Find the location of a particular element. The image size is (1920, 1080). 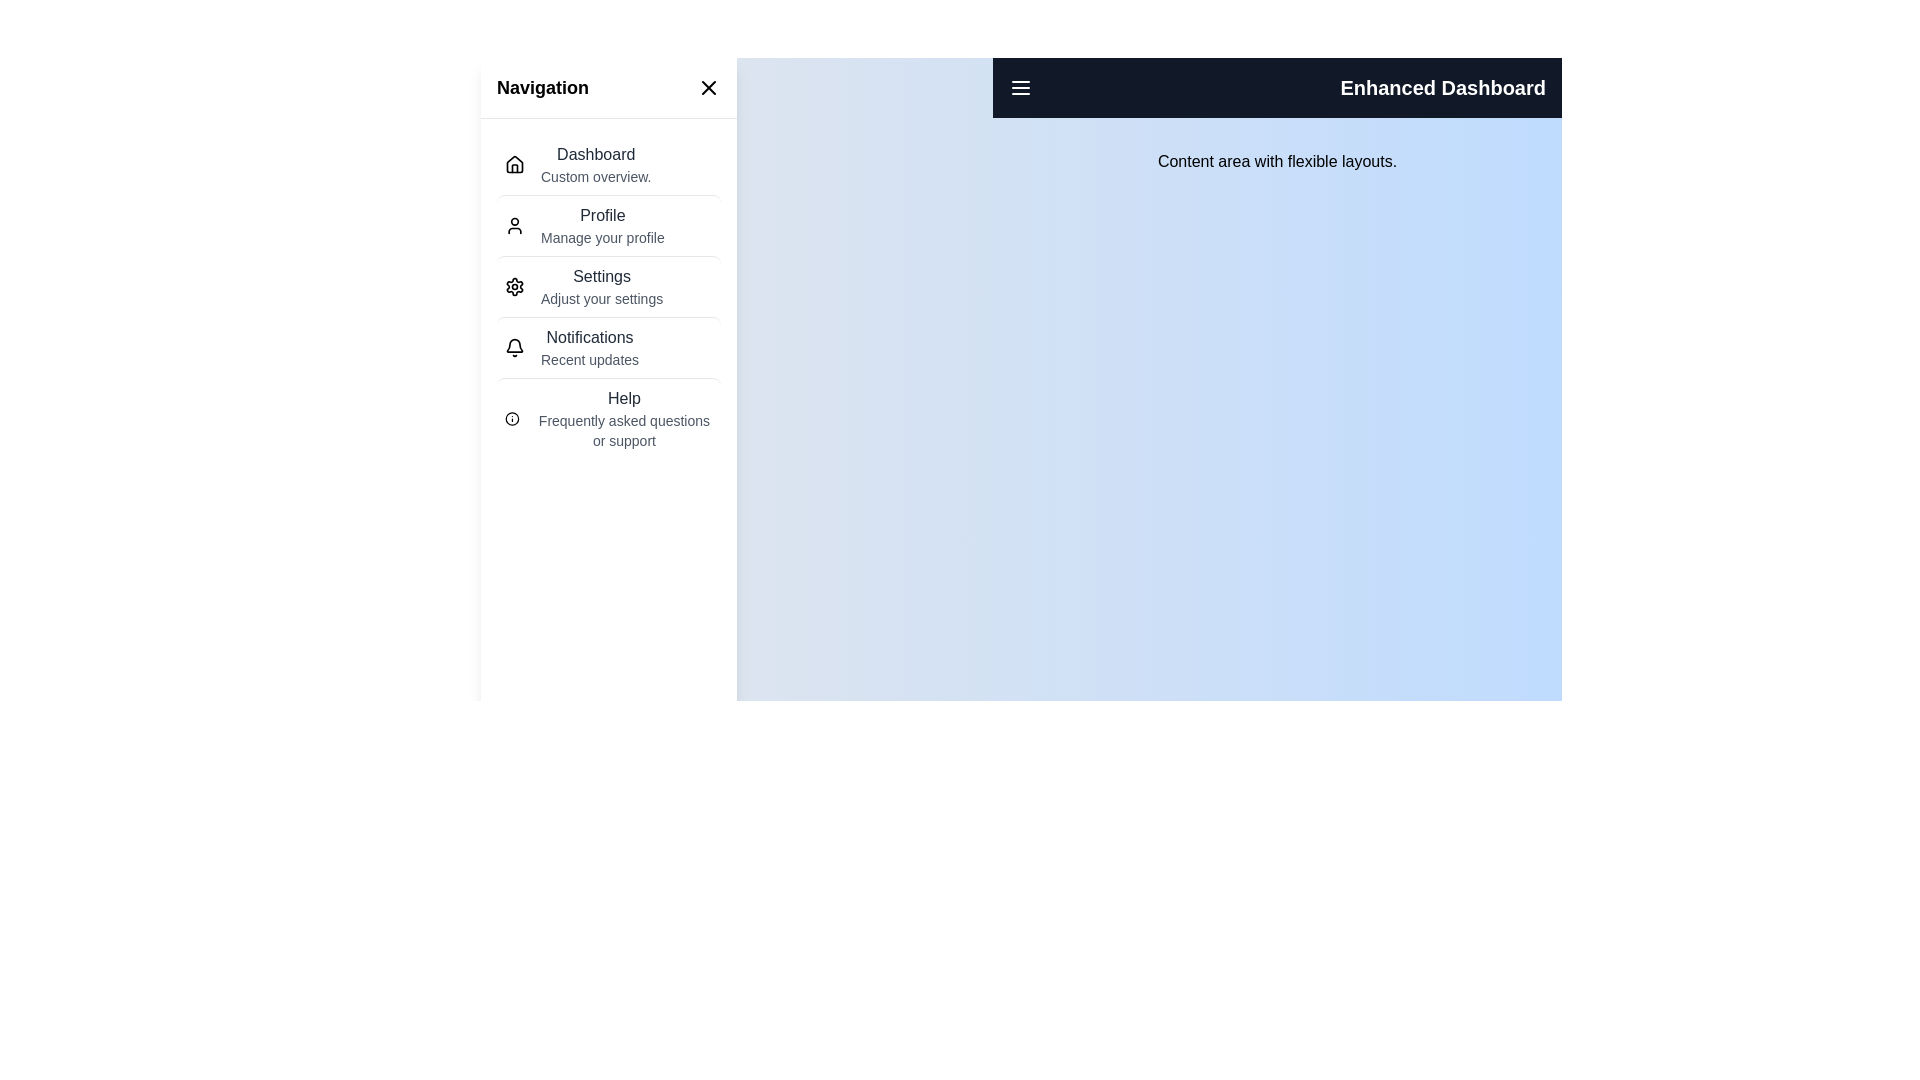

the 'Notifications' label in the navigation panel, which displays the text in dark gray color and is positioned above the 'Help' section is located at coordinates (589, 337).